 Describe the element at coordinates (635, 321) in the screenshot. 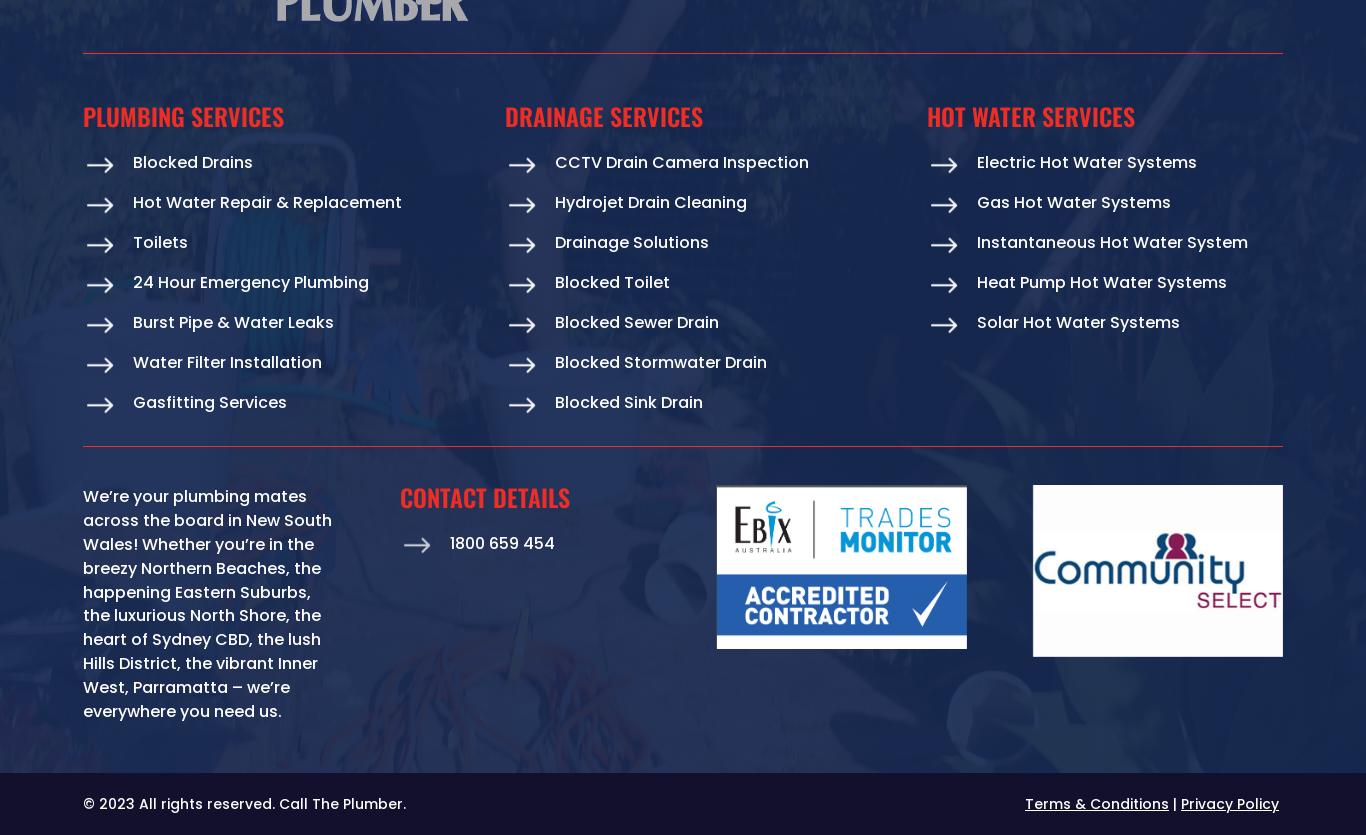

I see `'Blocked Sewer Drain'` at that location.